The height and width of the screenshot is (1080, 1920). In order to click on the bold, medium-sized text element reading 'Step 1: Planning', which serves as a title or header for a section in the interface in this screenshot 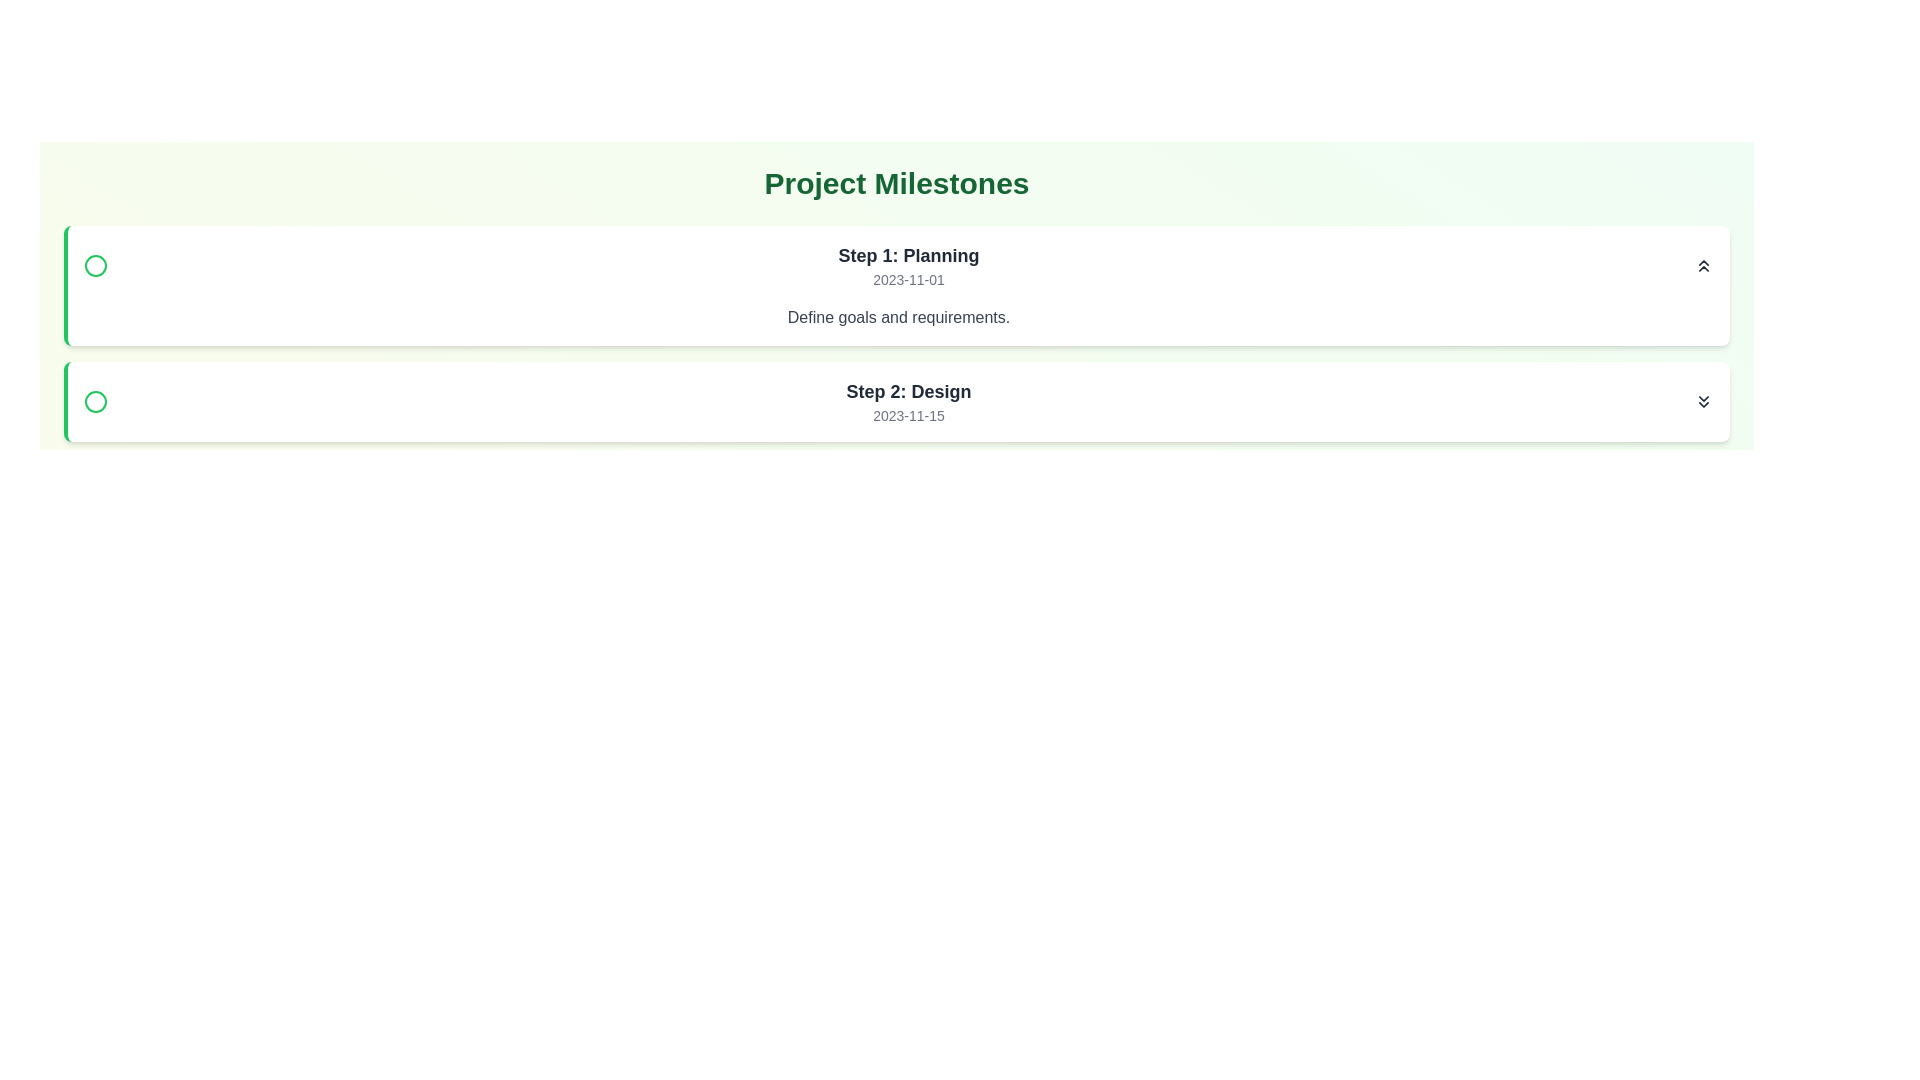, I will do `click(907, 254)`.